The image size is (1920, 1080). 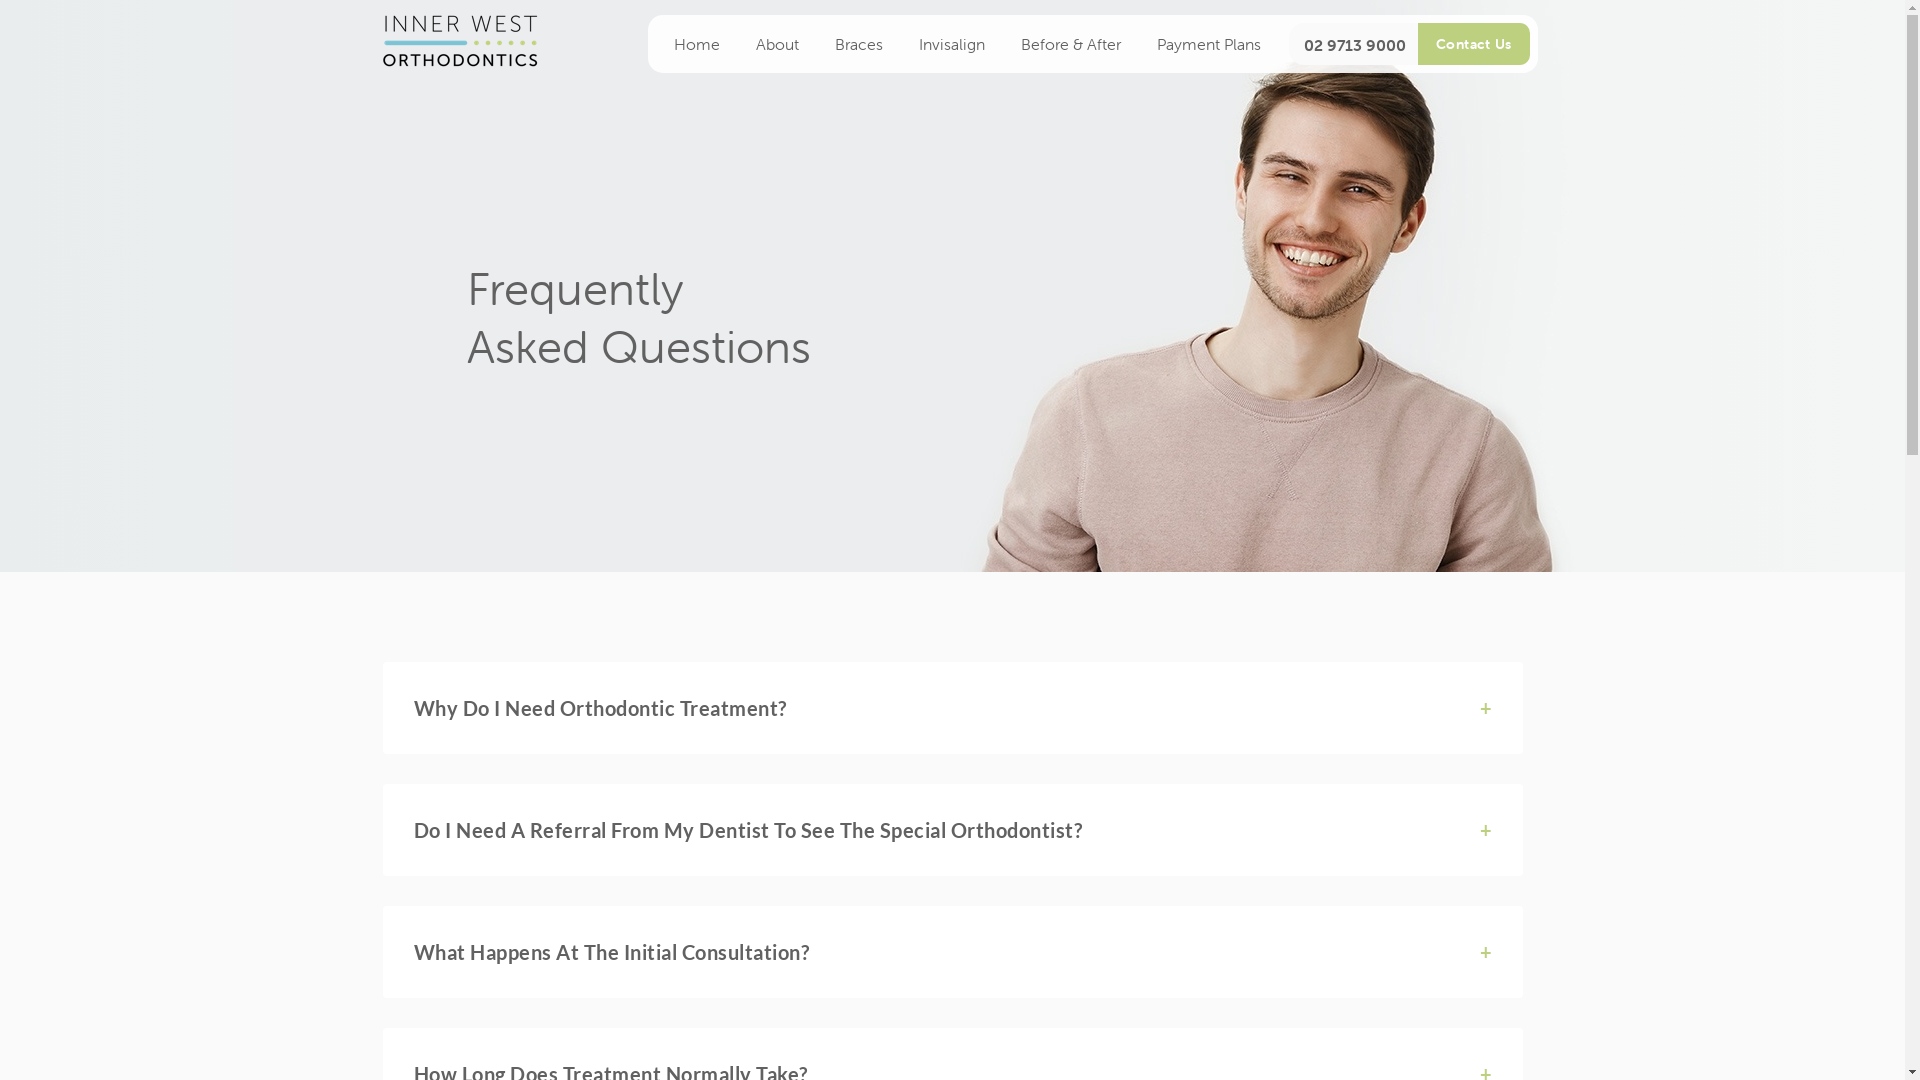 What do you see at coordinates (1069, 43) in the screenshot?
I see `'Before & After'` at bounding box center [1069, 43].